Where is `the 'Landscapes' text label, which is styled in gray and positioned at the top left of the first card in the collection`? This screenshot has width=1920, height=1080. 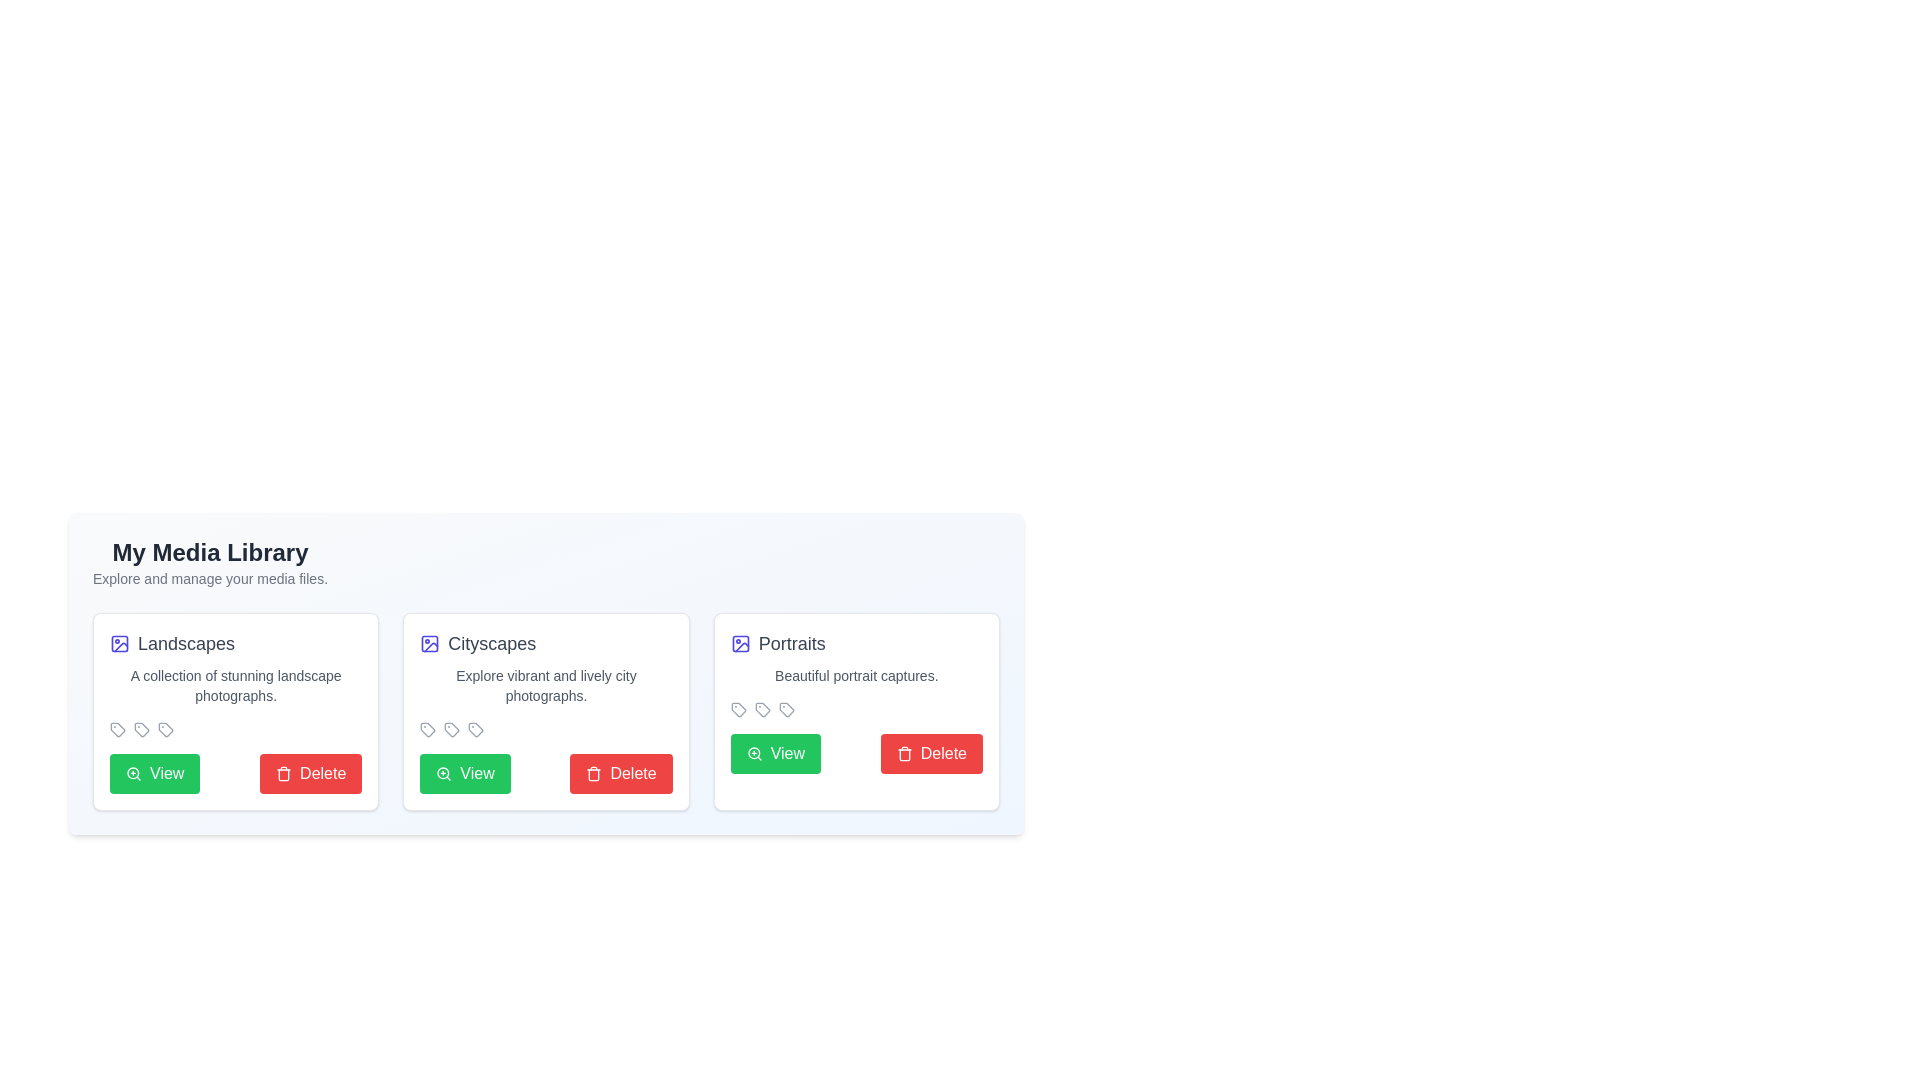
the 'Landscapes' text label, which is styled in gray and positioned at the top left of the first card in the collection is located at coordinates (186, 644).